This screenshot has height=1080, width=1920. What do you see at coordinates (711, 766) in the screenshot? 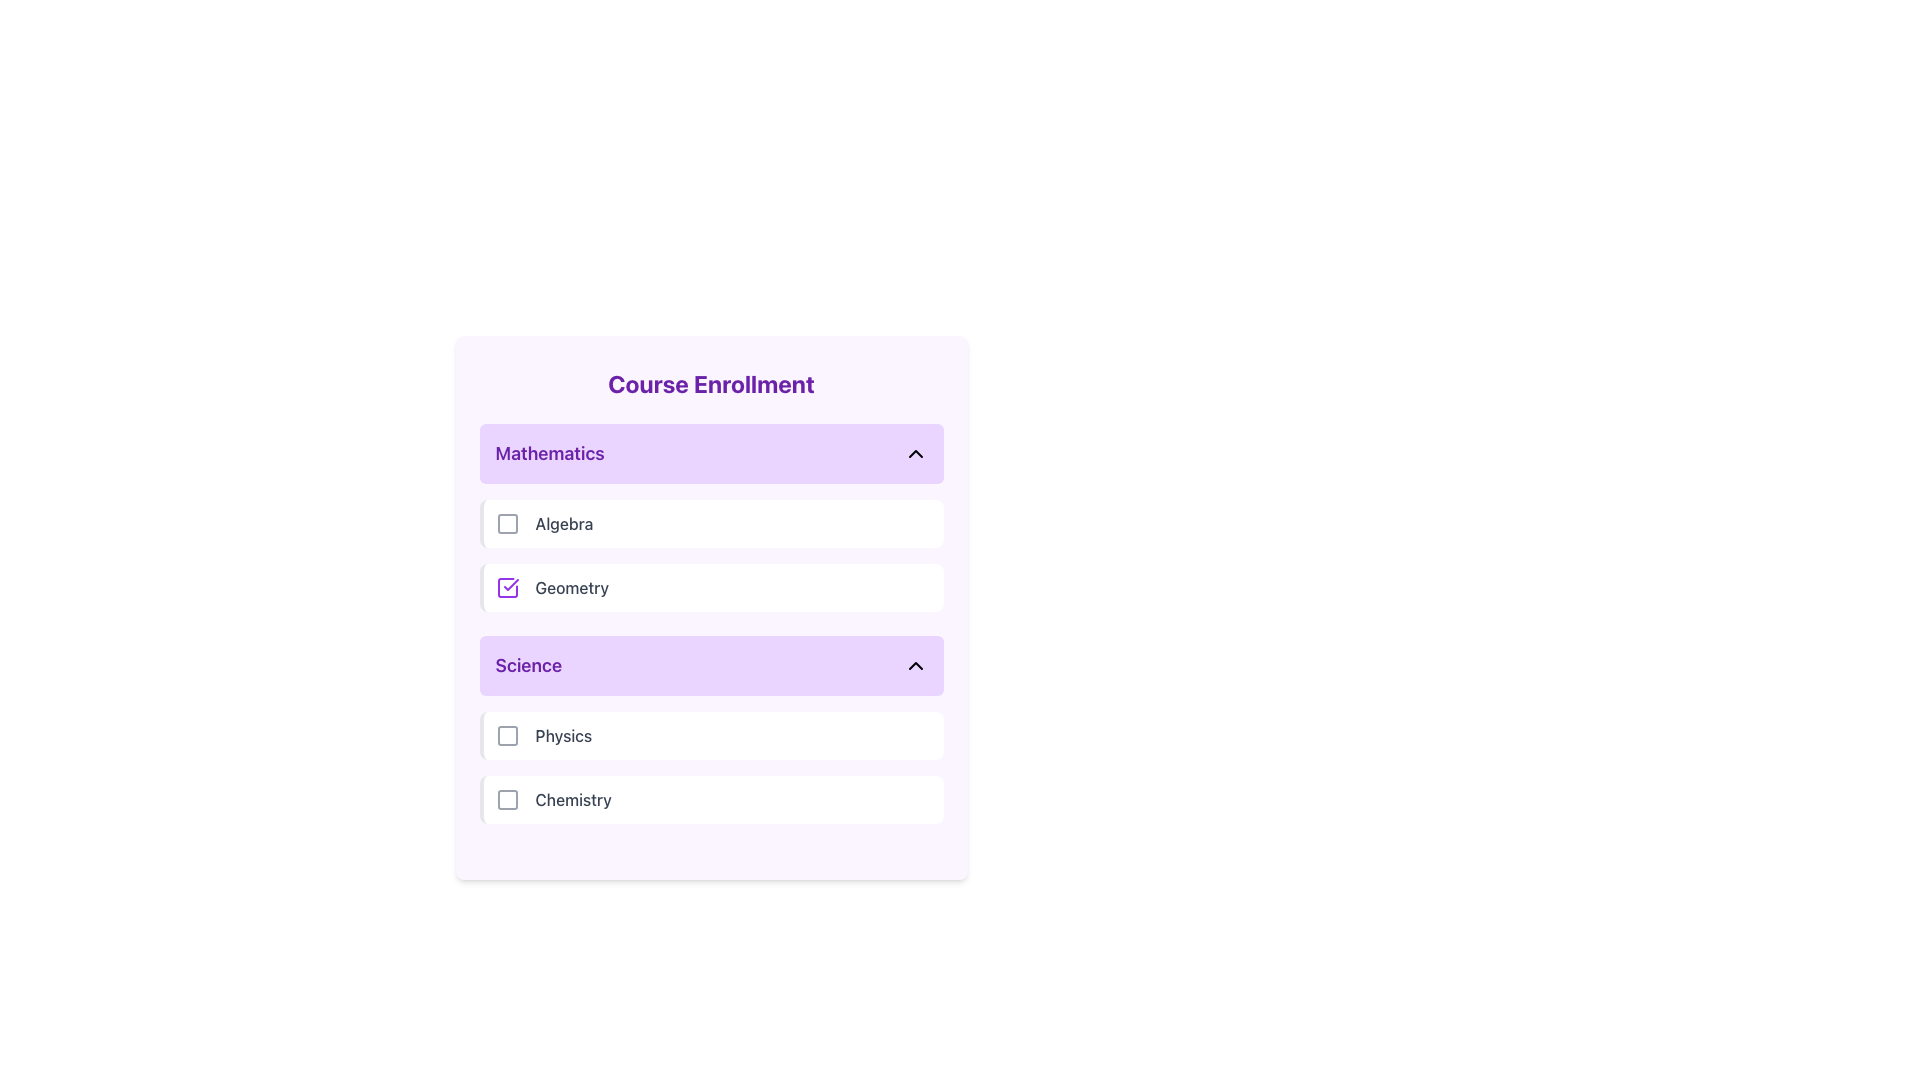
I see `the 'Physics' or 'Chemistry' item in the List group with selectable items under the 'Science' section` at bounding box center [711, 766].